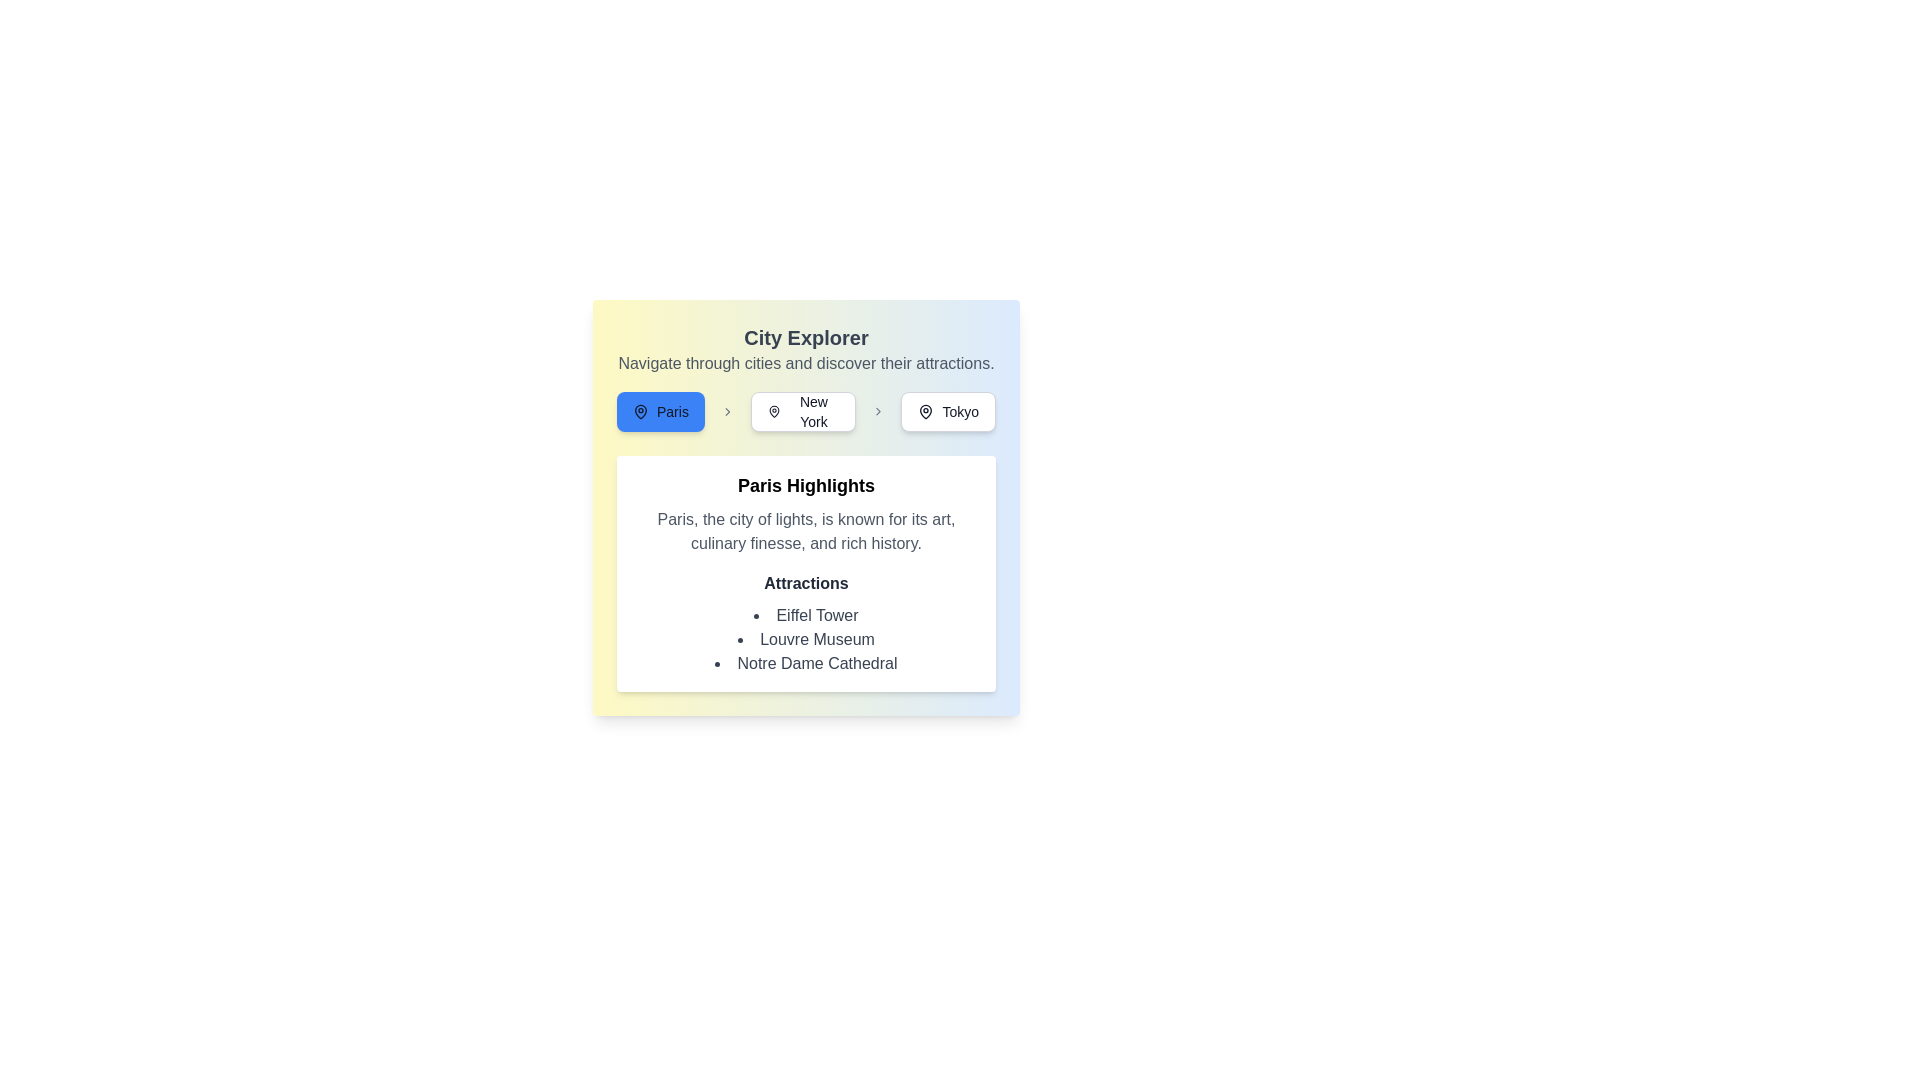  What do you see at coordinates (947, 411) in the screenshot?
I see `the Tokyo city button in the horizontal list of city buttons` at bounding box center [947, 411].